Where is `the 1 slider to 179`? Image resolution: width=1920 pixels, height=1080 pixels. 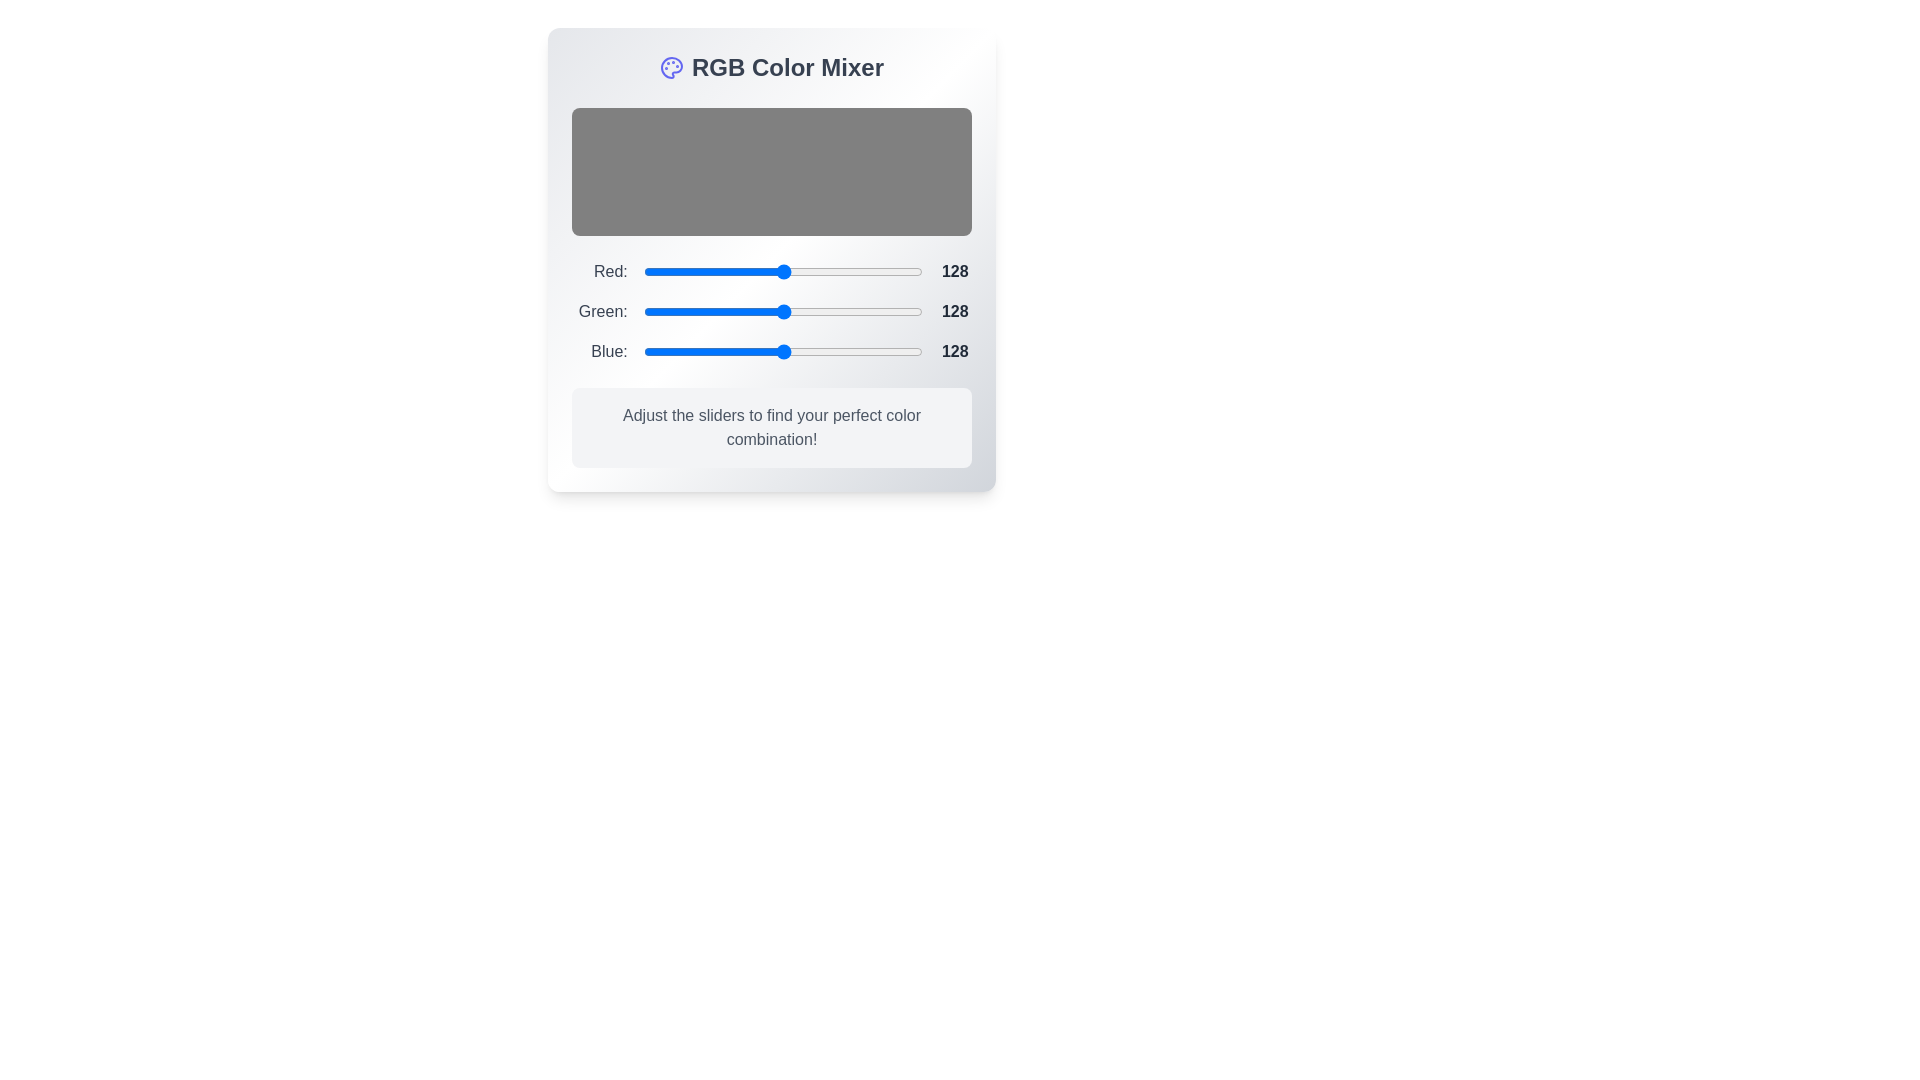 the 1 slider to 179 is located at coordinates (839, 312).